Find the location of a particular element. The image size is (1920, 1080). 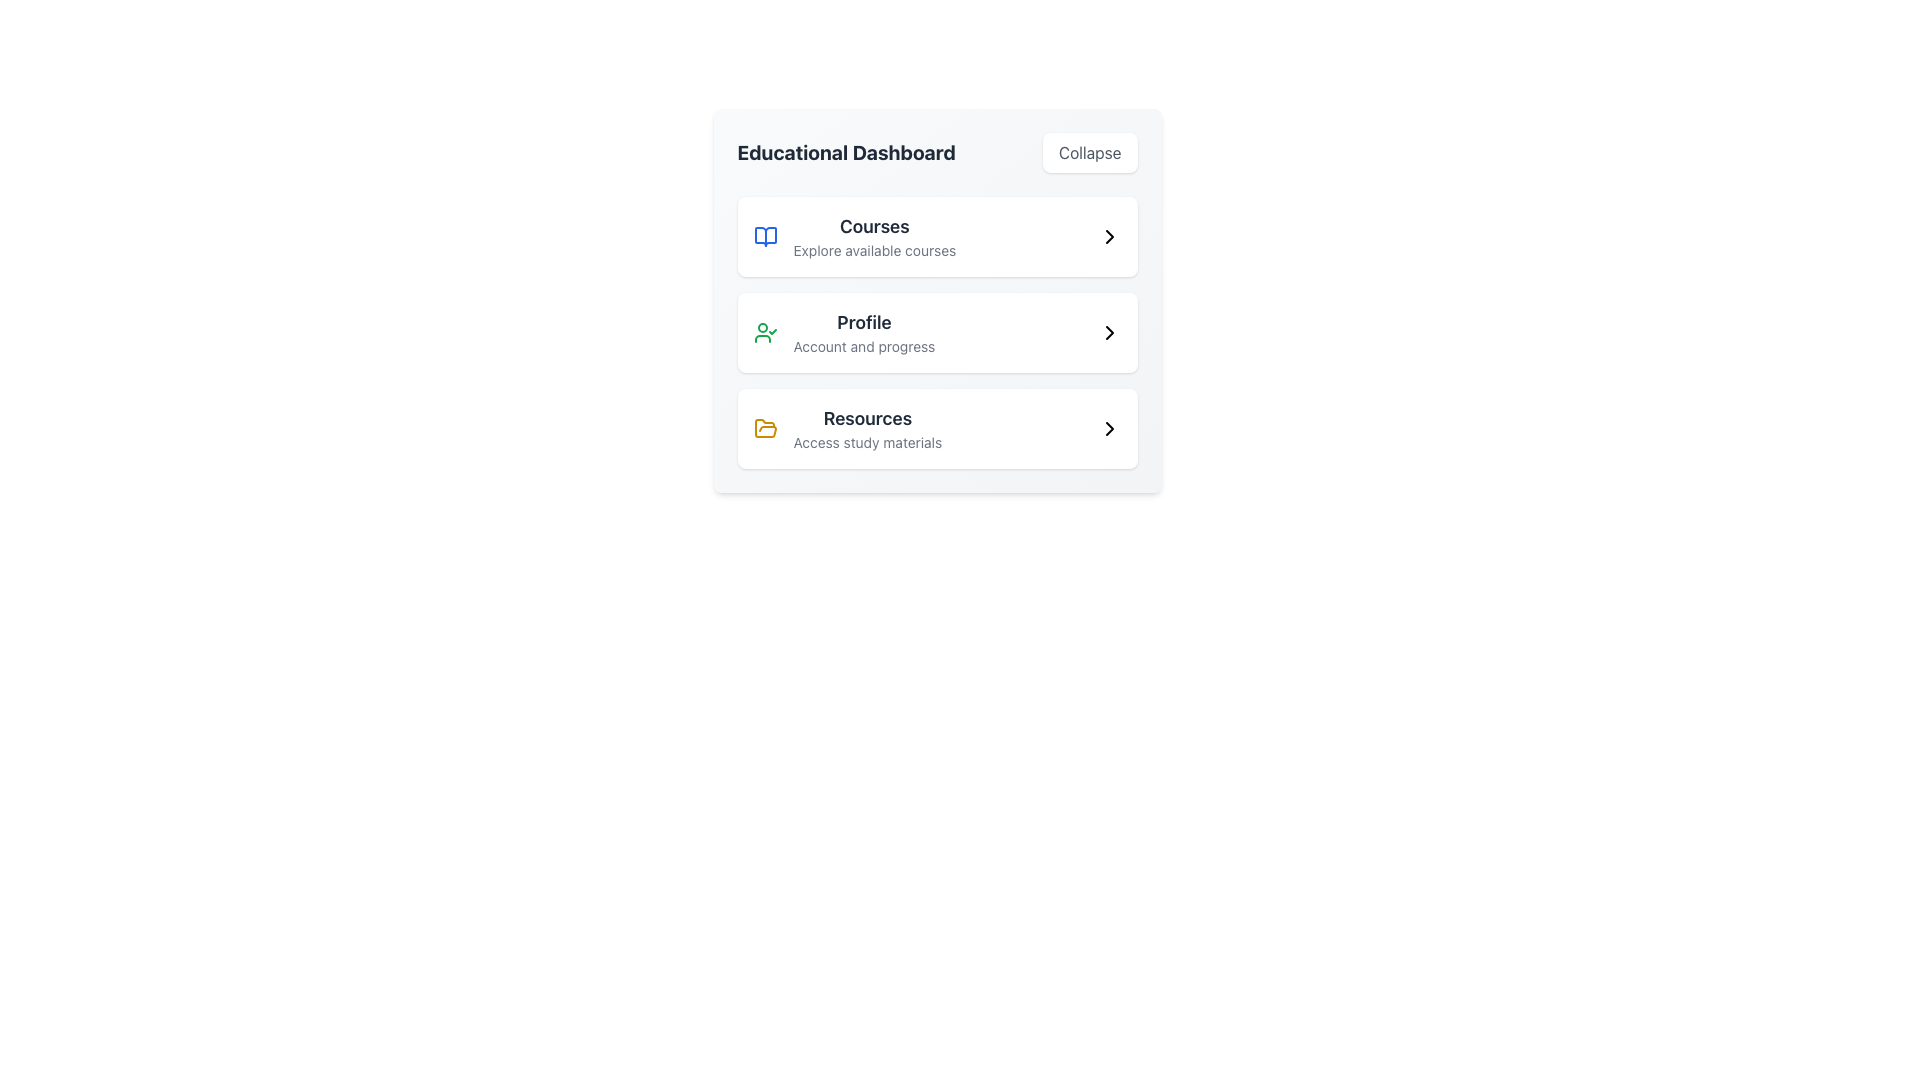

the 'Courses' interactive menu item featuring a blue open book icon and bold black text is located at coordinates (854, 235).